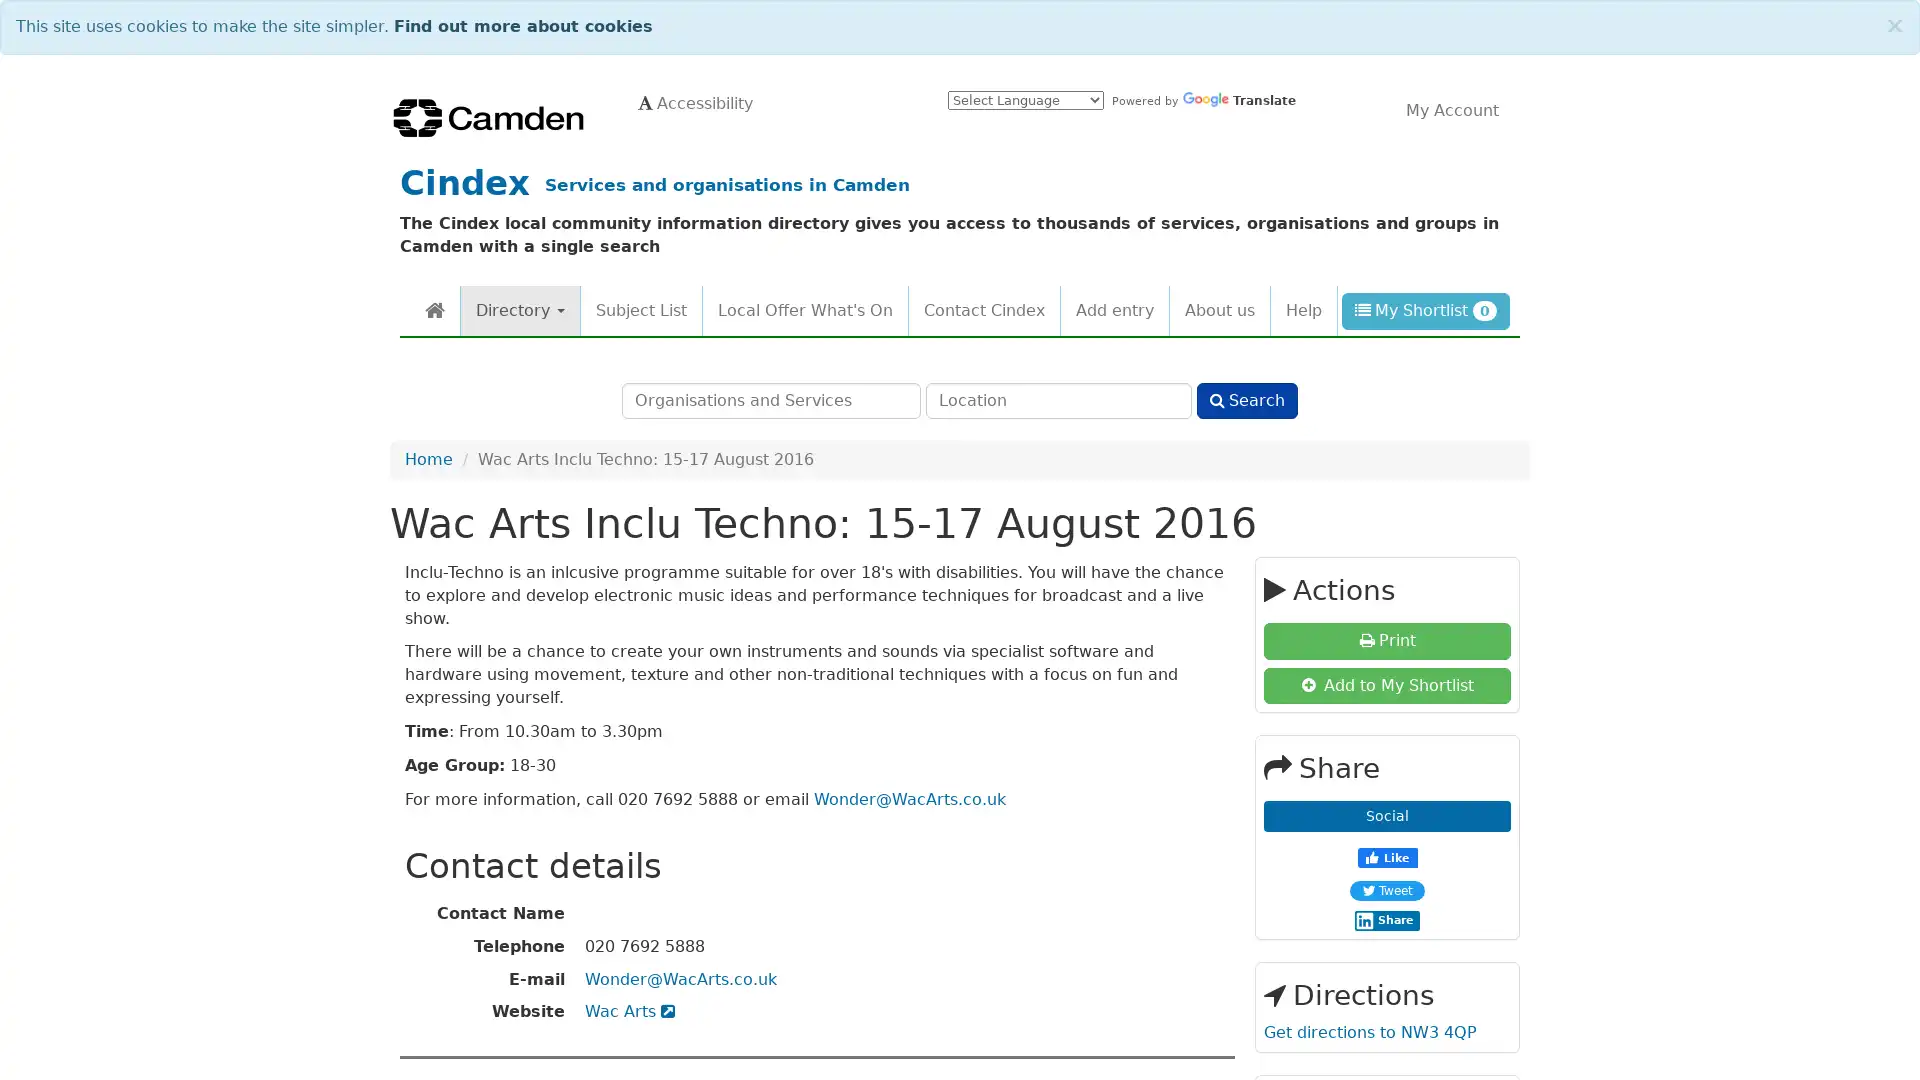 Image resolution: width=1920 pixels, height=1080 pixels. Describe the element at coordinates (1386, 920) in the screenshot. I see `Share` at that location.